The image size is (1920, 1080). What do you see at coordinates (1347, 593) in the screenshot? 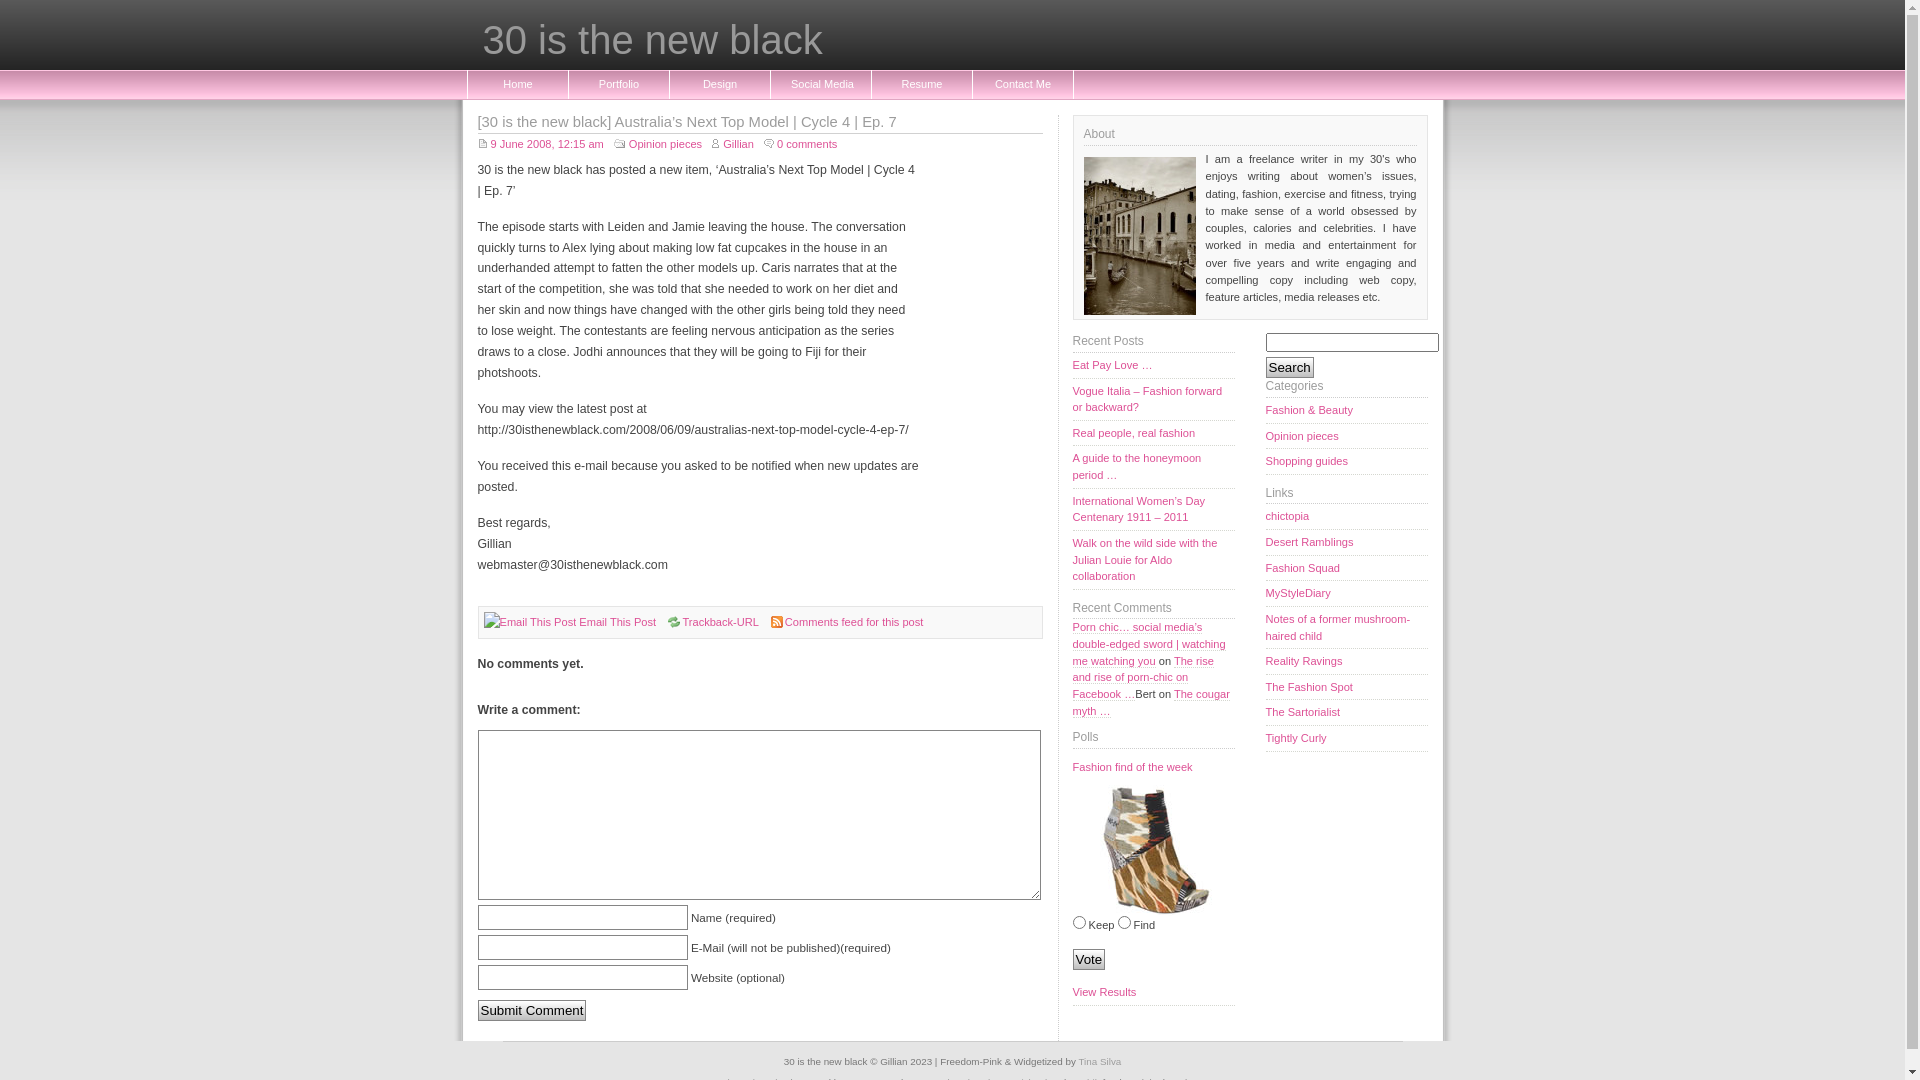
I see `'MyStyleDiary'` at bounding box center [1347, 593].